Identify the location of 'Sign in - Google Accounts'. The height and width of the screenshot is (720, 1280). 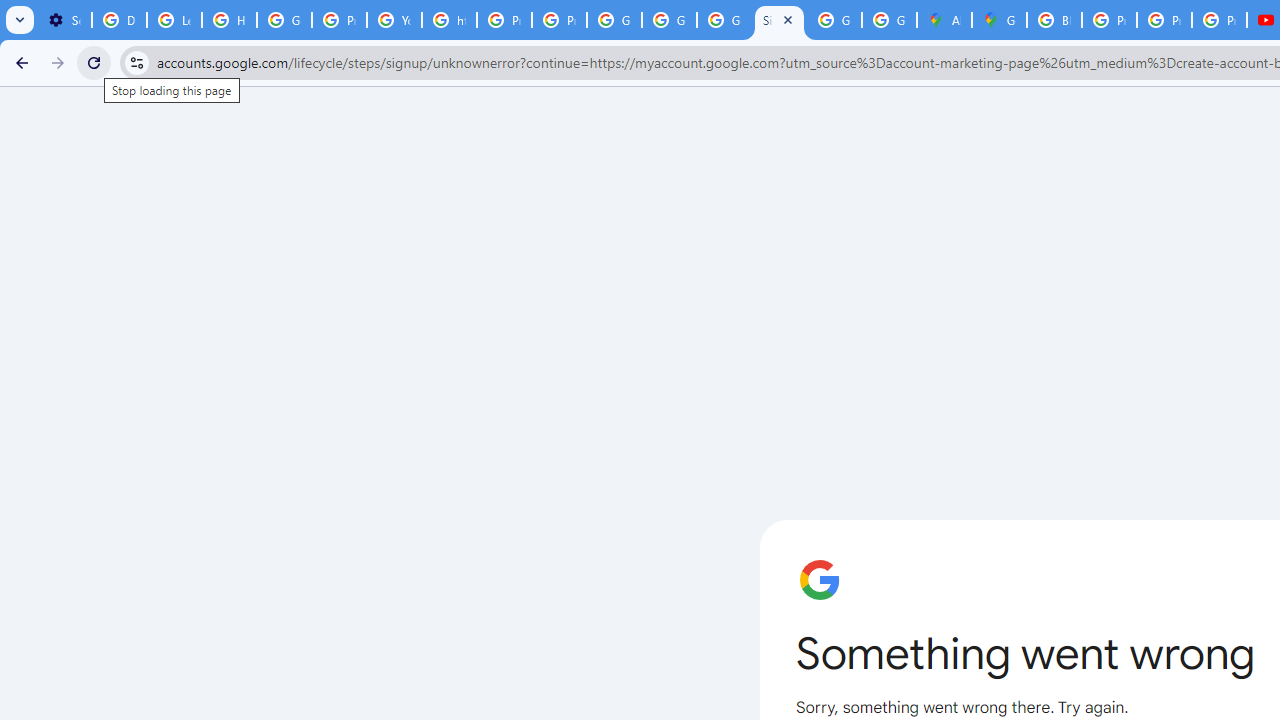
(778, 20).